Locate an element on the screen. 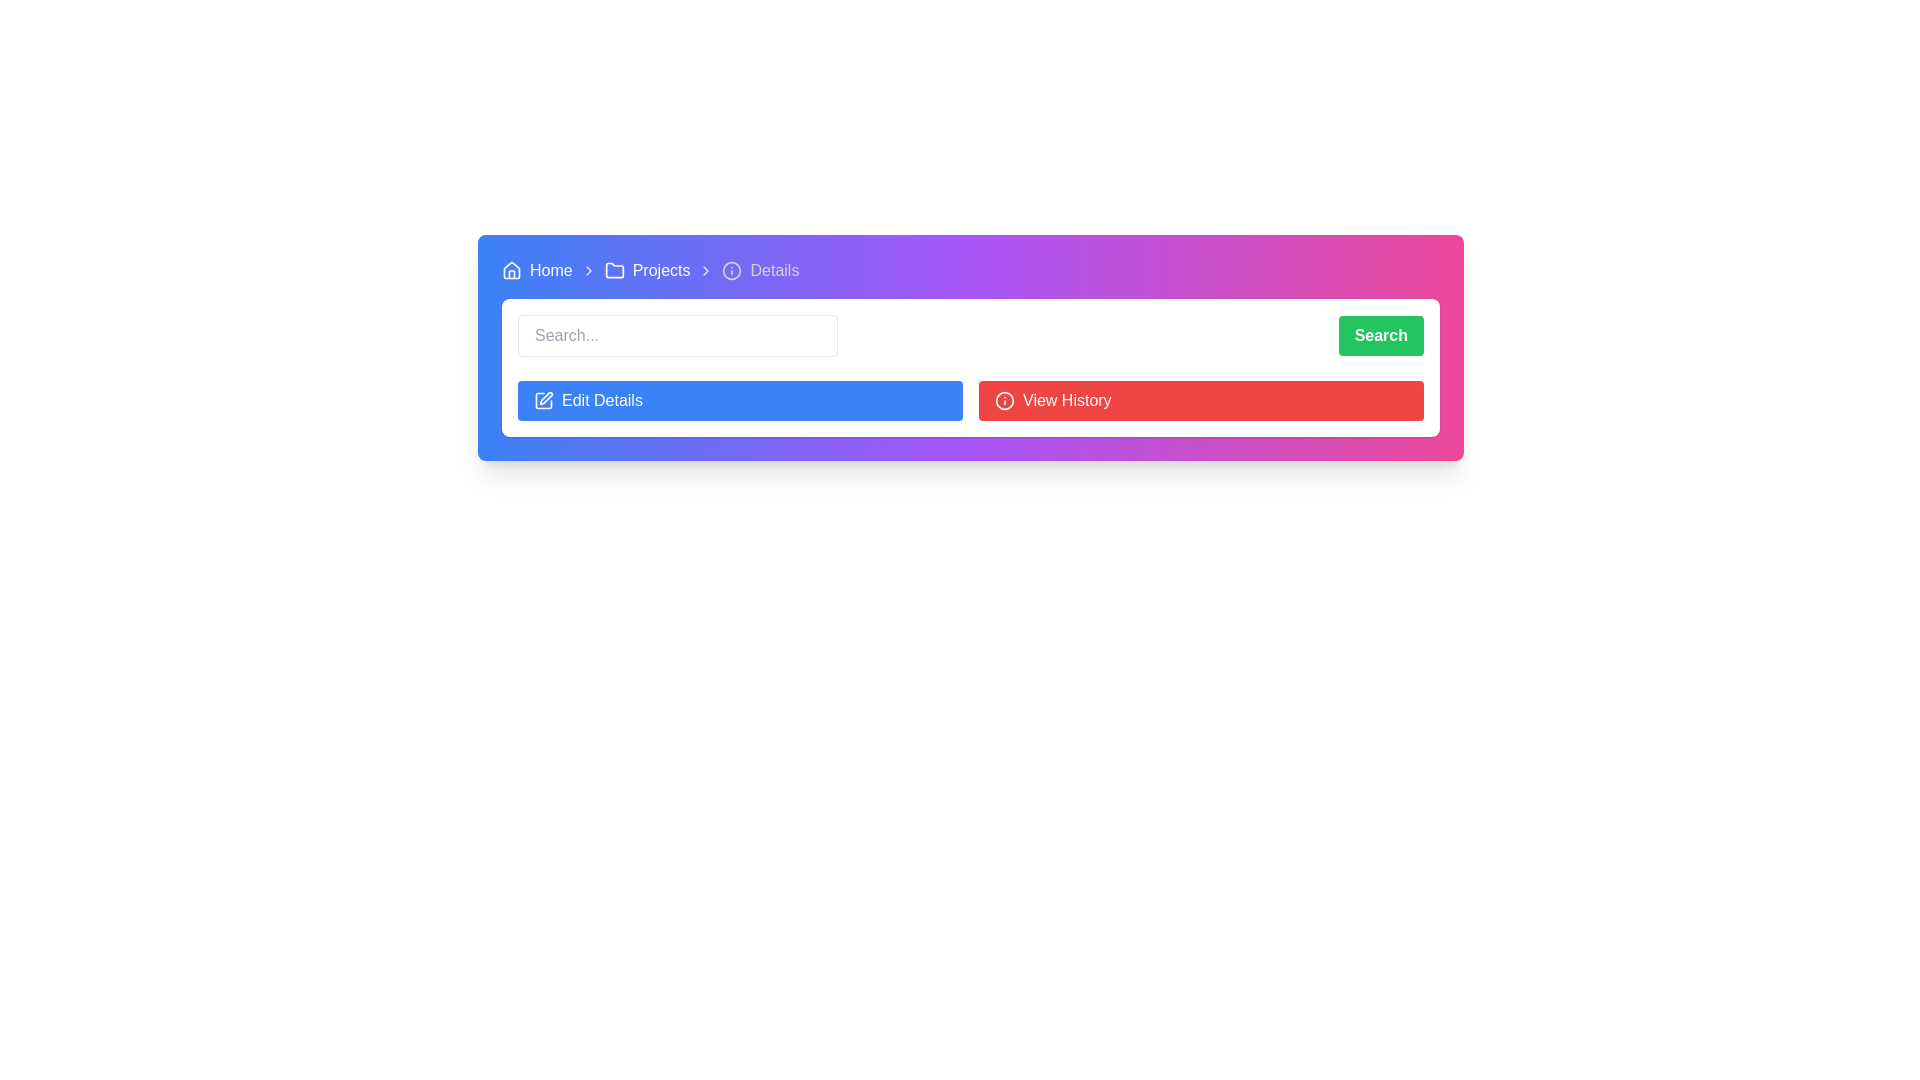 The width and height of the screenshot is (1920, 1080). the decorative icon located to the left of the 'Edit Details' button, which visually indicates its purpose is located at coordinates (543, 401).